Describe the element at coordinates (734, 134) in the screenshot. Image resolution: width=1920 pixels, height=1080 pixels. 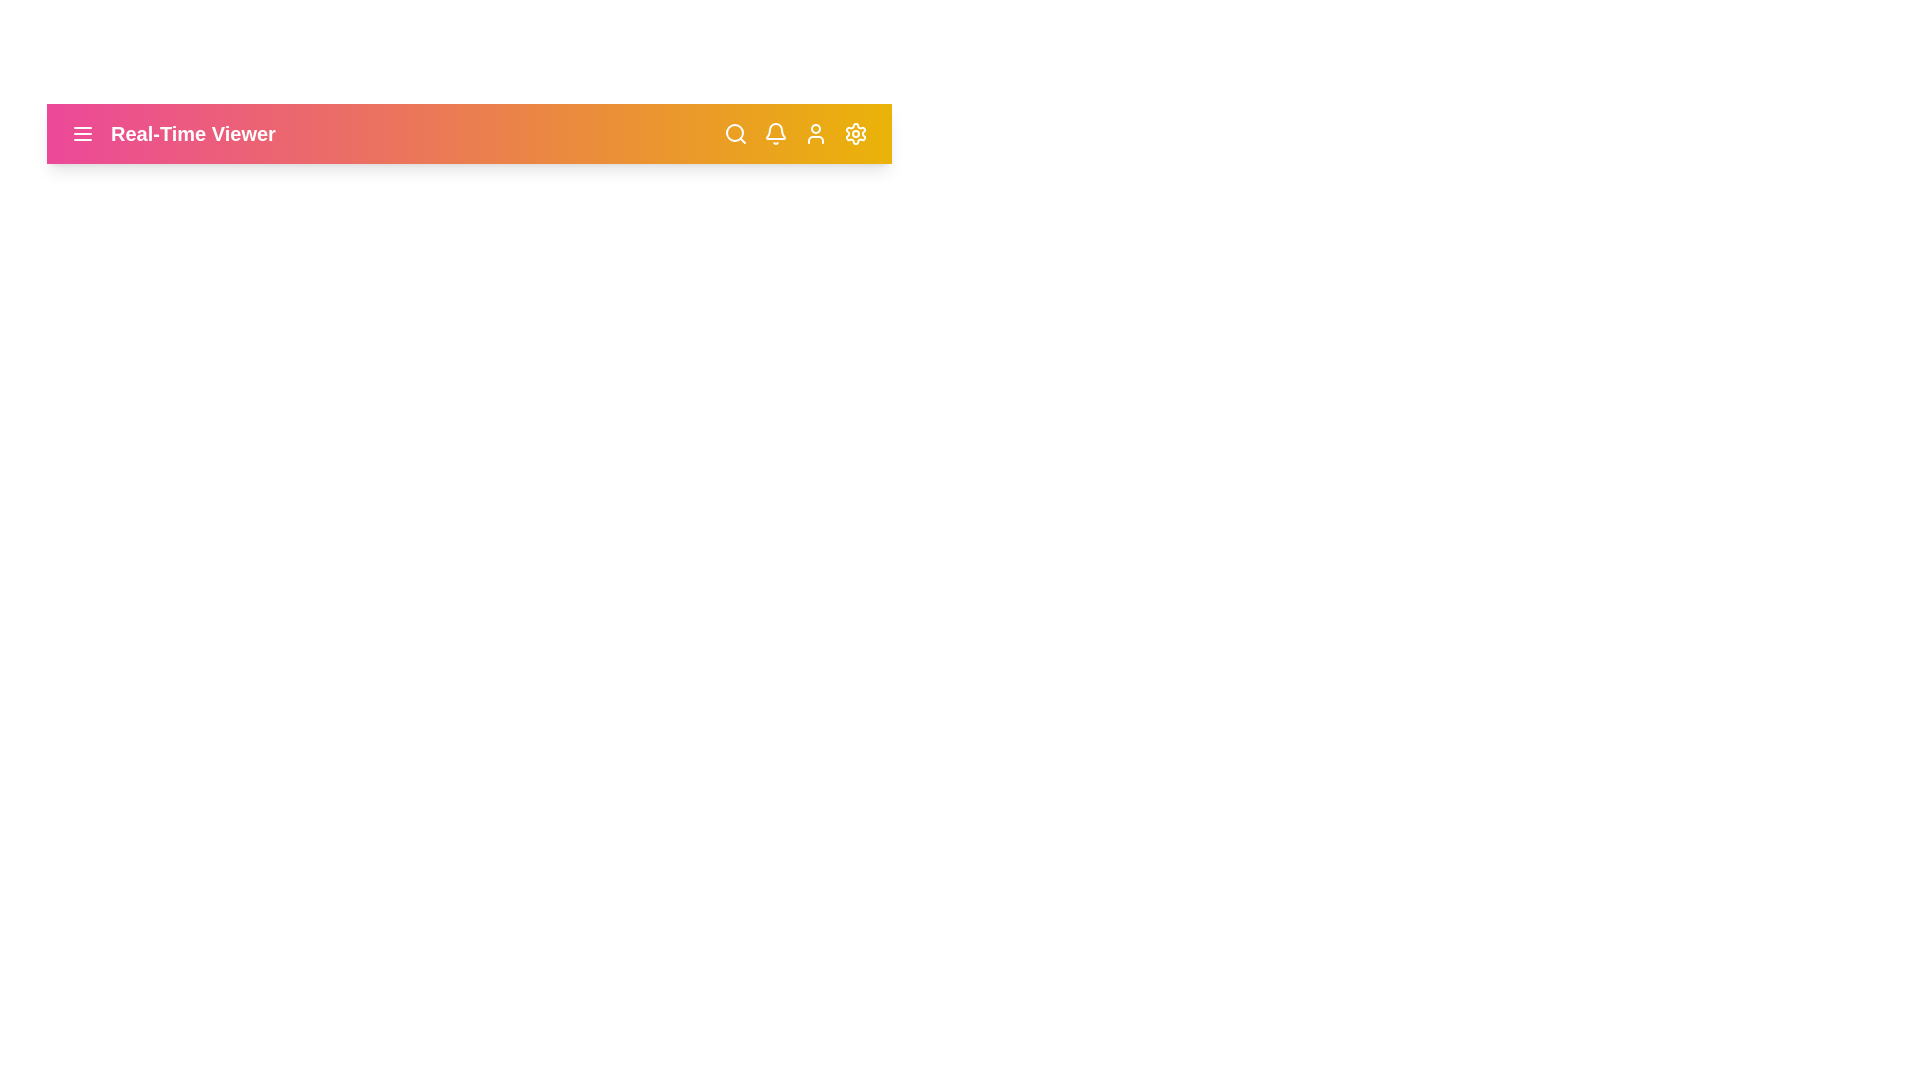
I see `the search icon to open the search functionality` at that location.